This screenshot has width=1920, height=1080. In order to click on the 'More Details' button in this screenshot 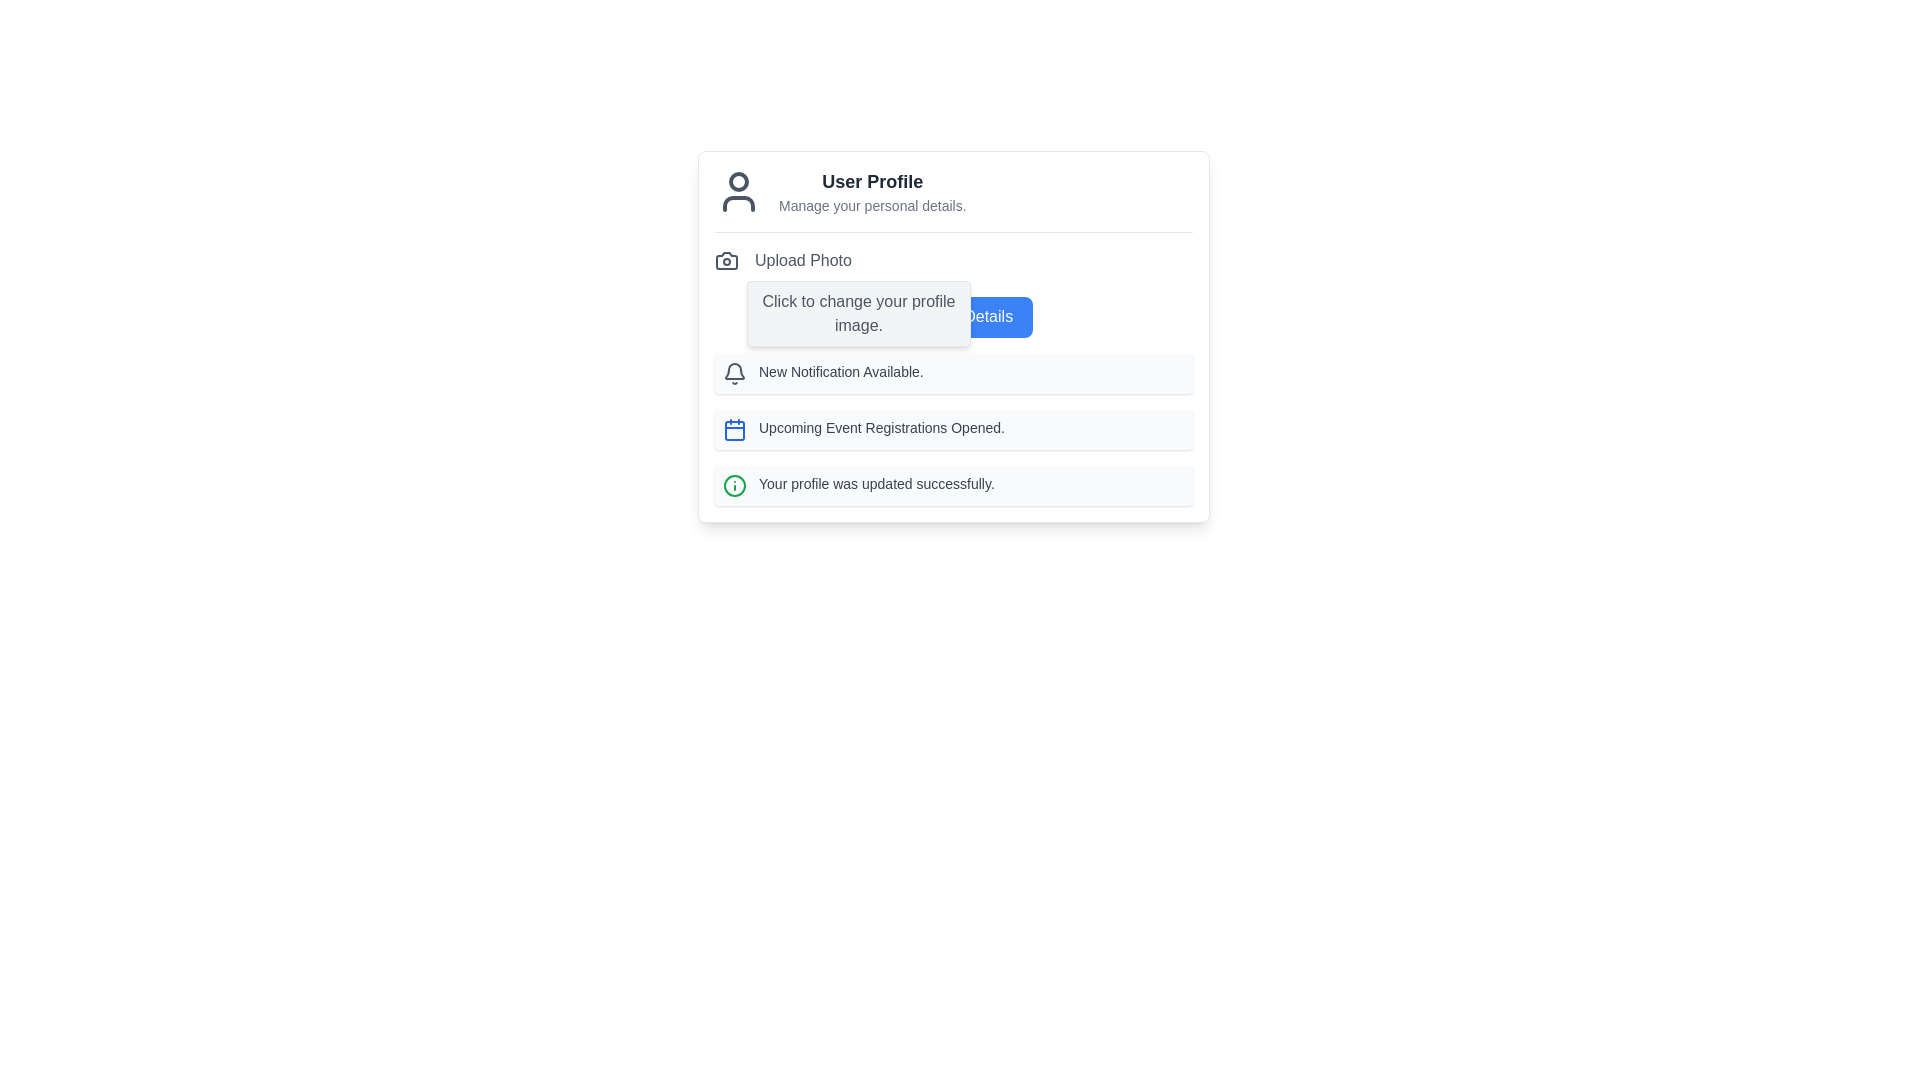, I will do `click(953, 315)`.